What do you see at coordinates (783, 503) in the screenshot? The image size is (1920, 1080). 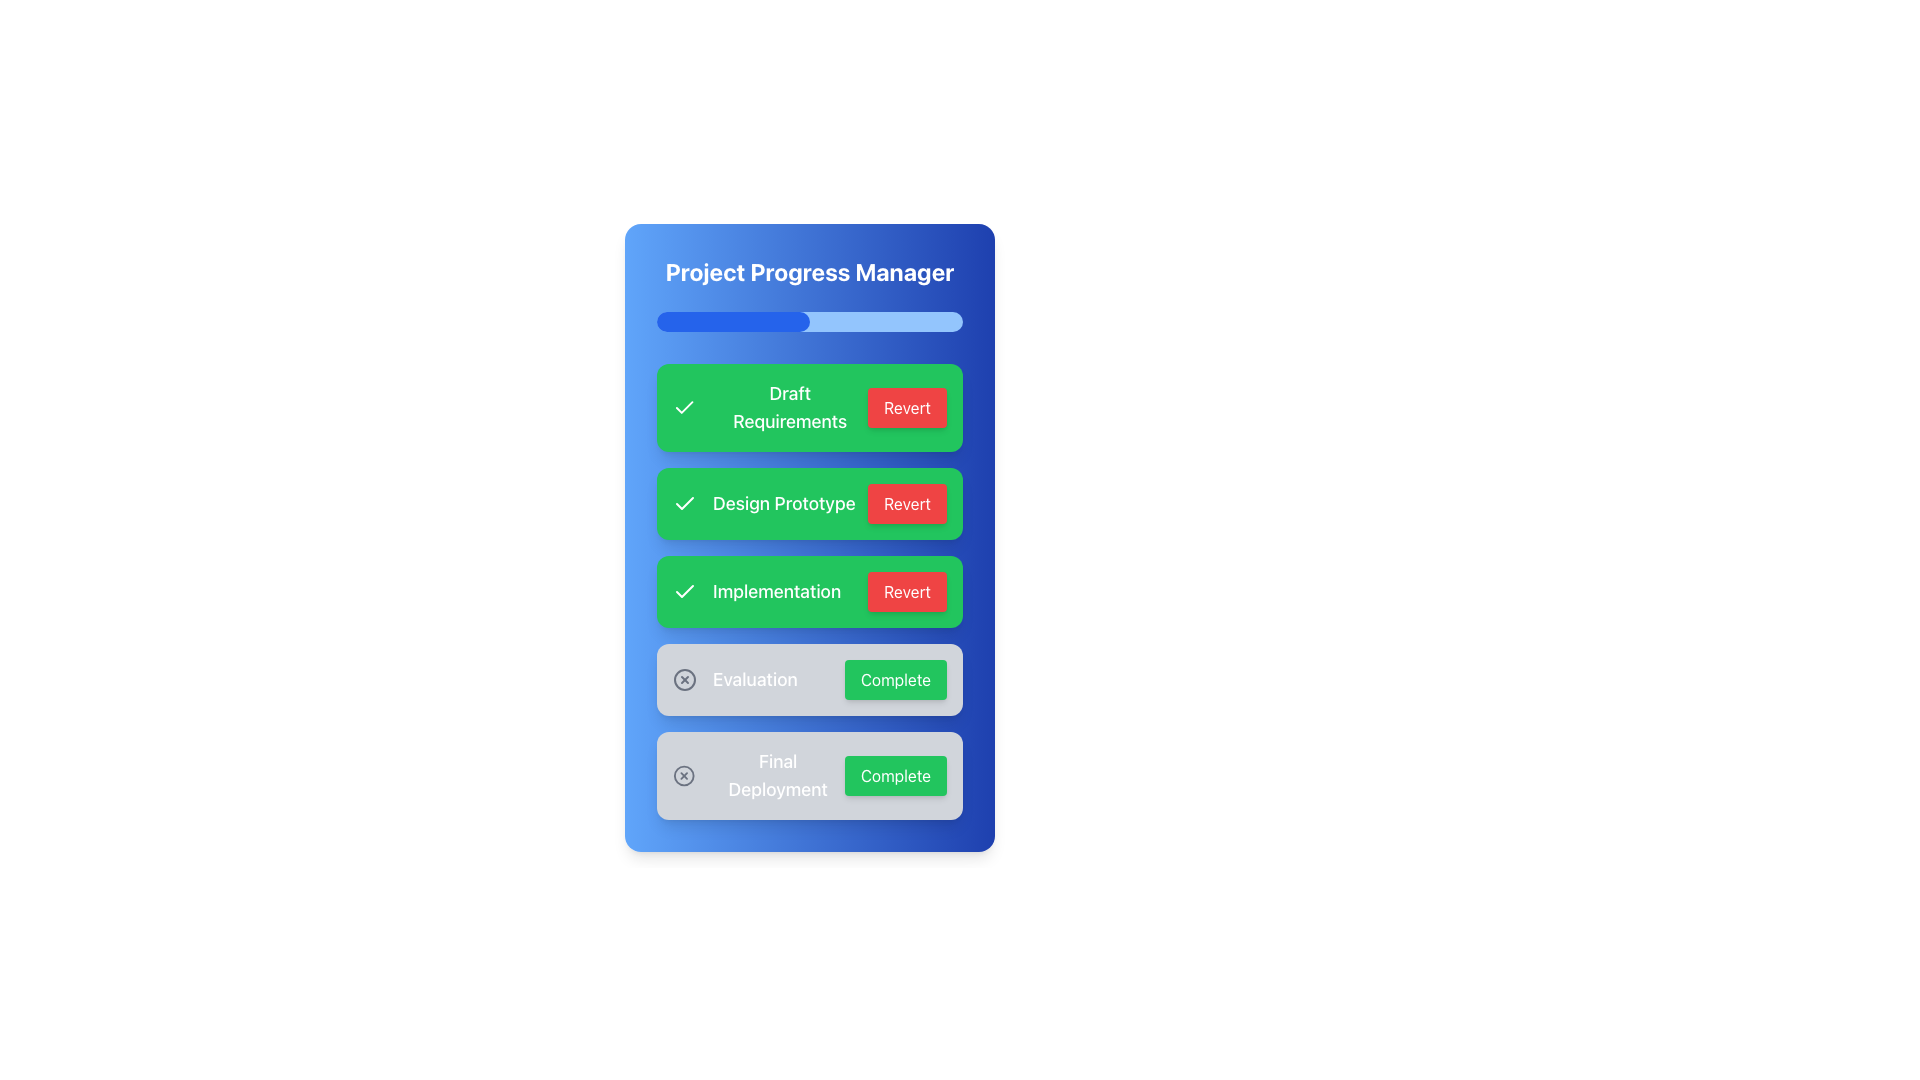 I see `the bold text label displaying 'Design Prototype' located in the second row of the progress tracker interface, which is right-aligned to a checkmark icon and left of a 'Revert' button` at bounding box center [783, 503].